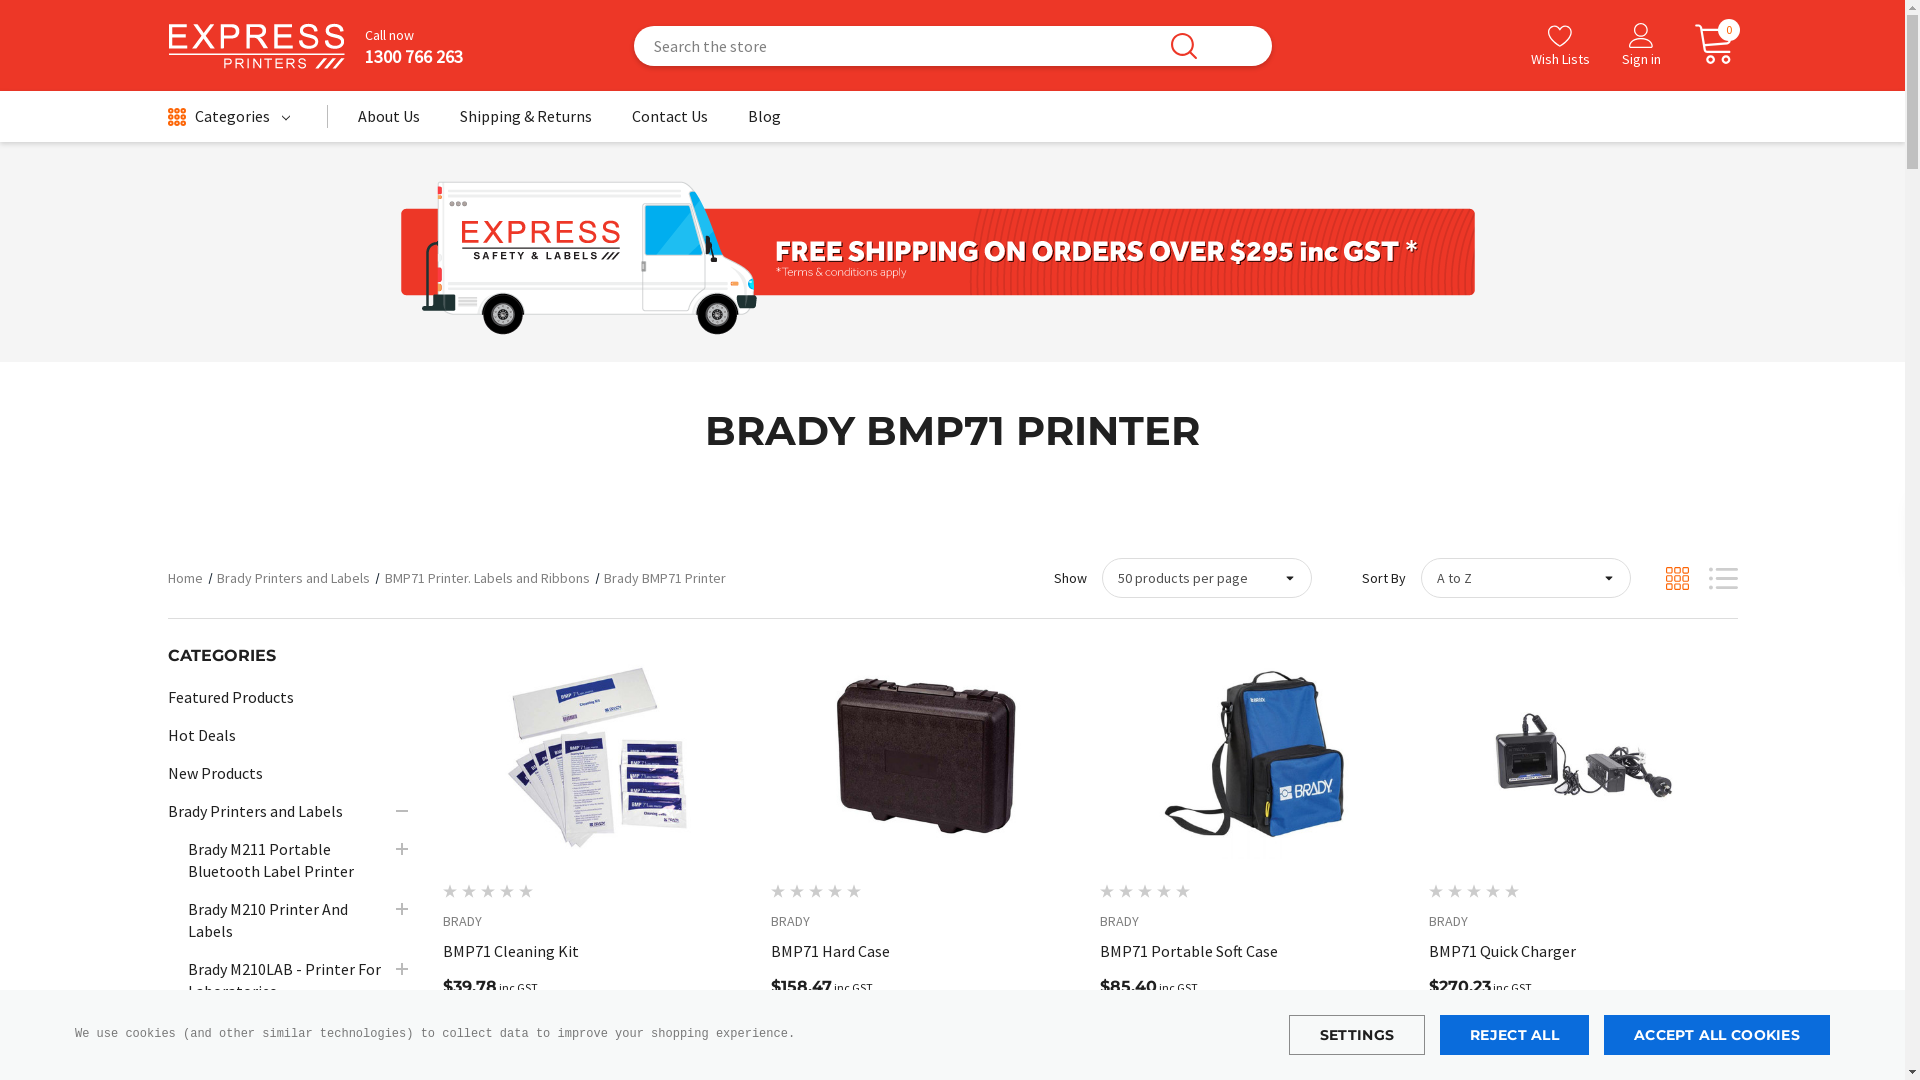 Image resolution: width=1920 pixels, height=1080 pixels. I want to click on 'Contact Us', so click(670, 121).